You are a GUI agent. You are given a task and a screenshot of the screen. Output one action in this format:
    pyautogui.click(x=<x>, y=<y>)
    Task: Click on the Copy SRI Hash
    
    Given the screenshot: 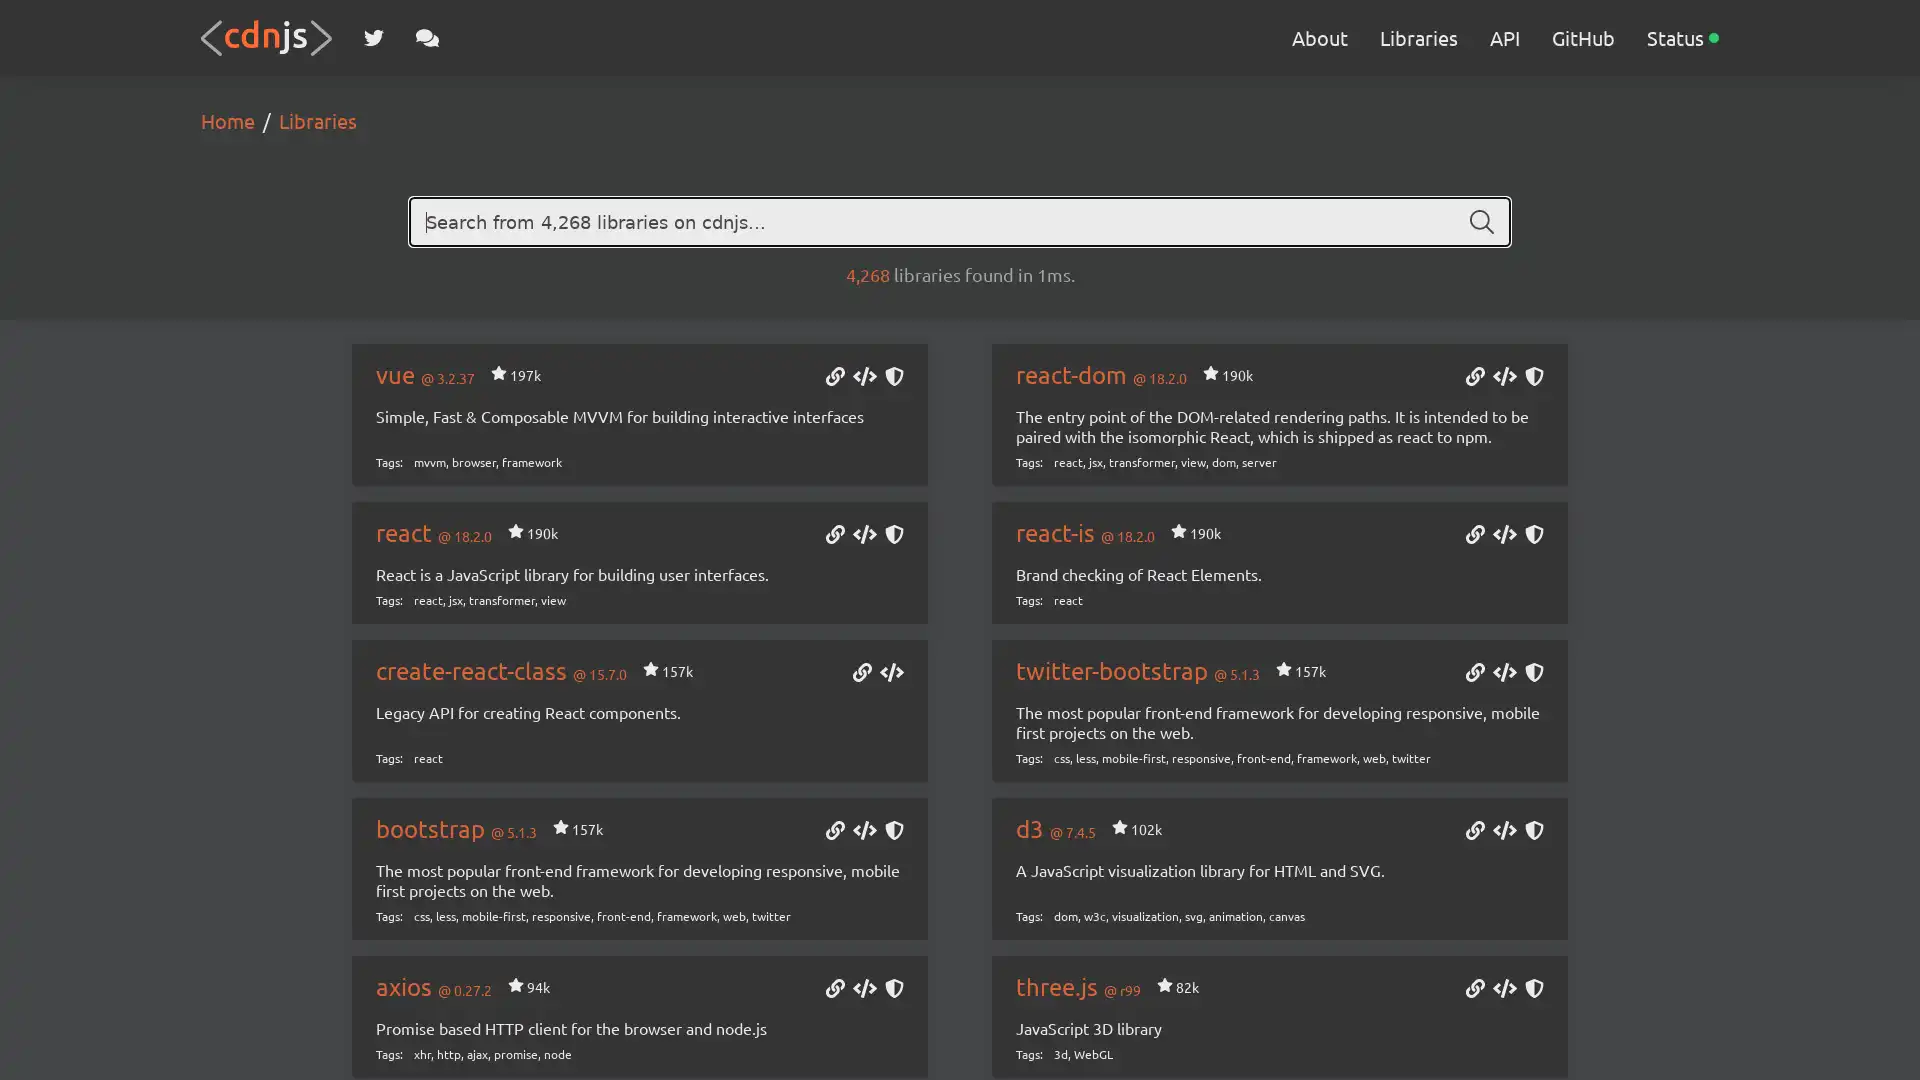 What is the action you would take?
    pyautogui.click(x=892, y=832)
    